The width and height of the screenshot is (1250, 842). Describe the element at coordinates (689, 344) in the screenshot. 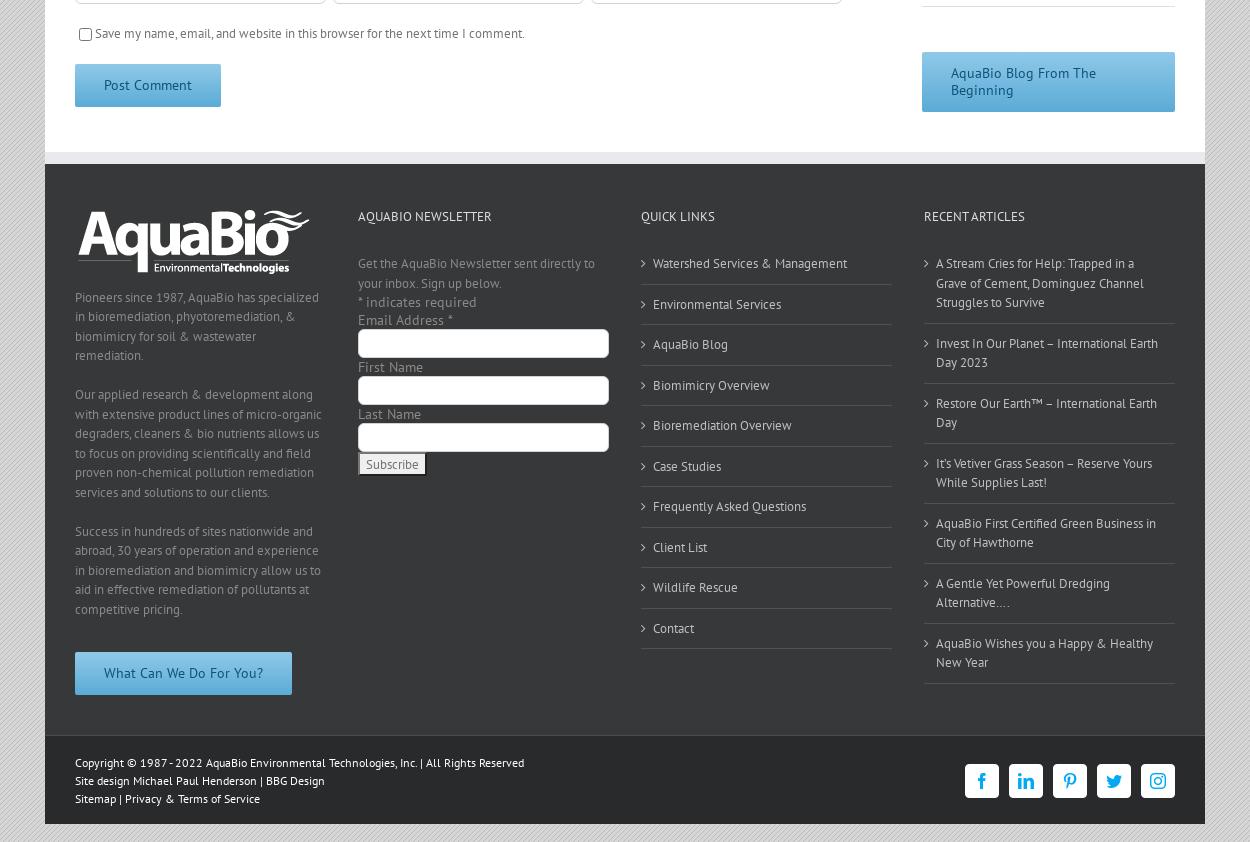

I see `'AquaBio Blog'` at that location.